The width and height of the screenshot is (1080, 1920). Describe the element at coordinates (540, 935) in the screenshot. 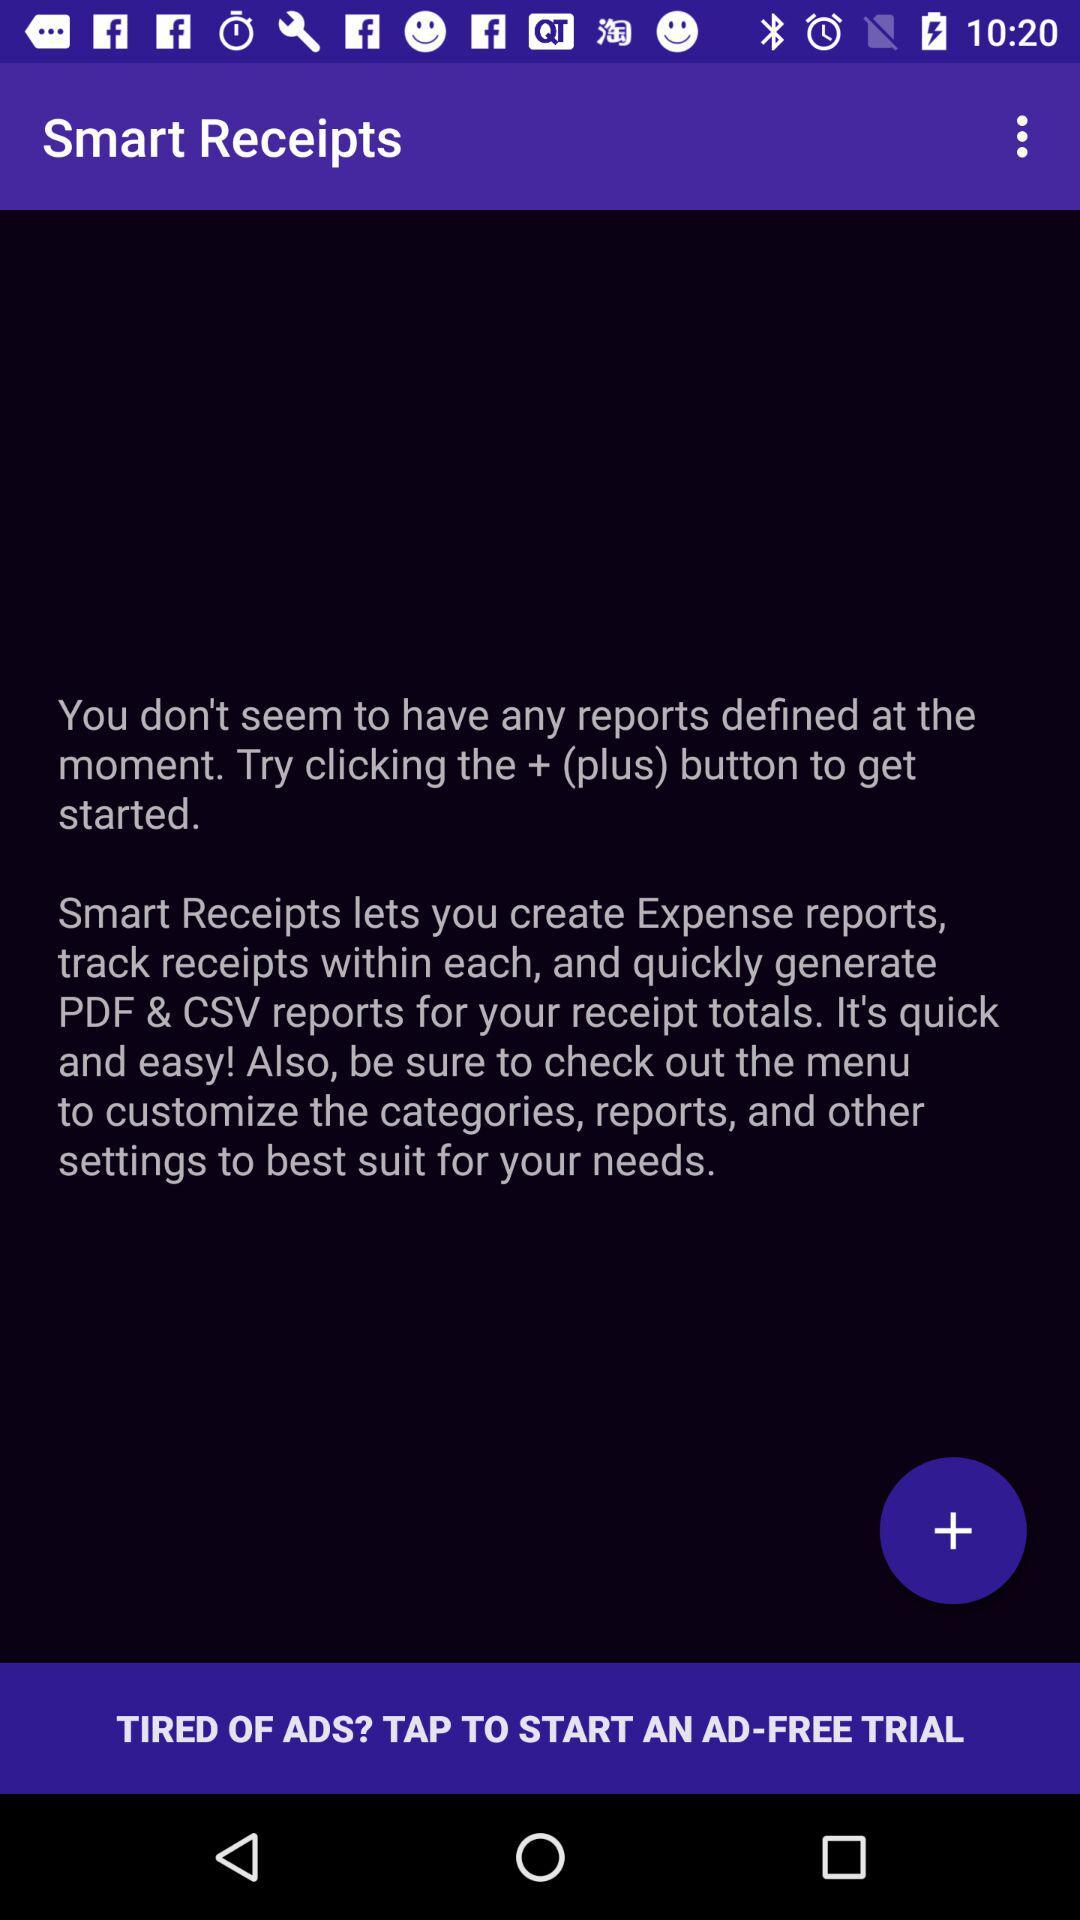

I see `the item above the tired of ads item` at that location.